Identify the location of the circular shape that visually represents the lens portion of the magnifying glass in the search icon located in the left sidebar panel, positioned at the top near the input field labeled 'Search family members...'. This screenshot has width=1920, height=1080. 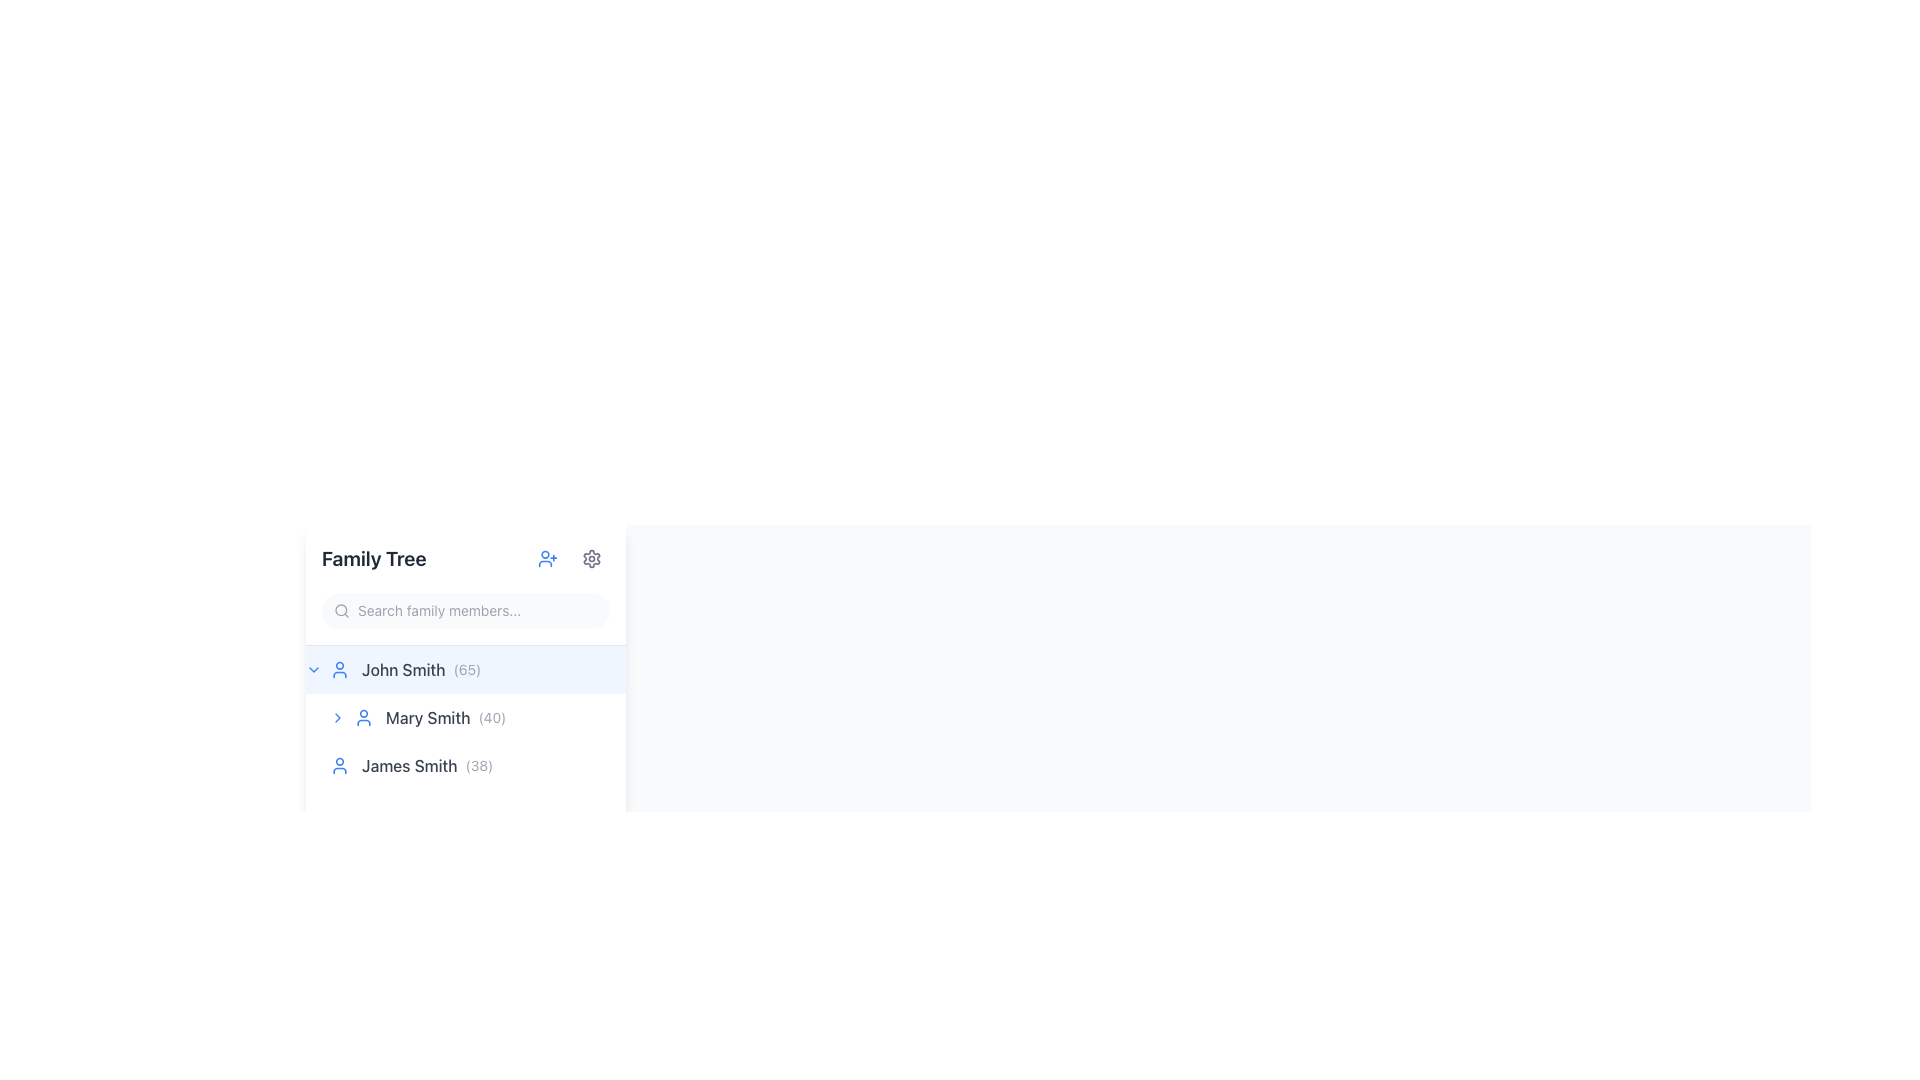
(341, 609).